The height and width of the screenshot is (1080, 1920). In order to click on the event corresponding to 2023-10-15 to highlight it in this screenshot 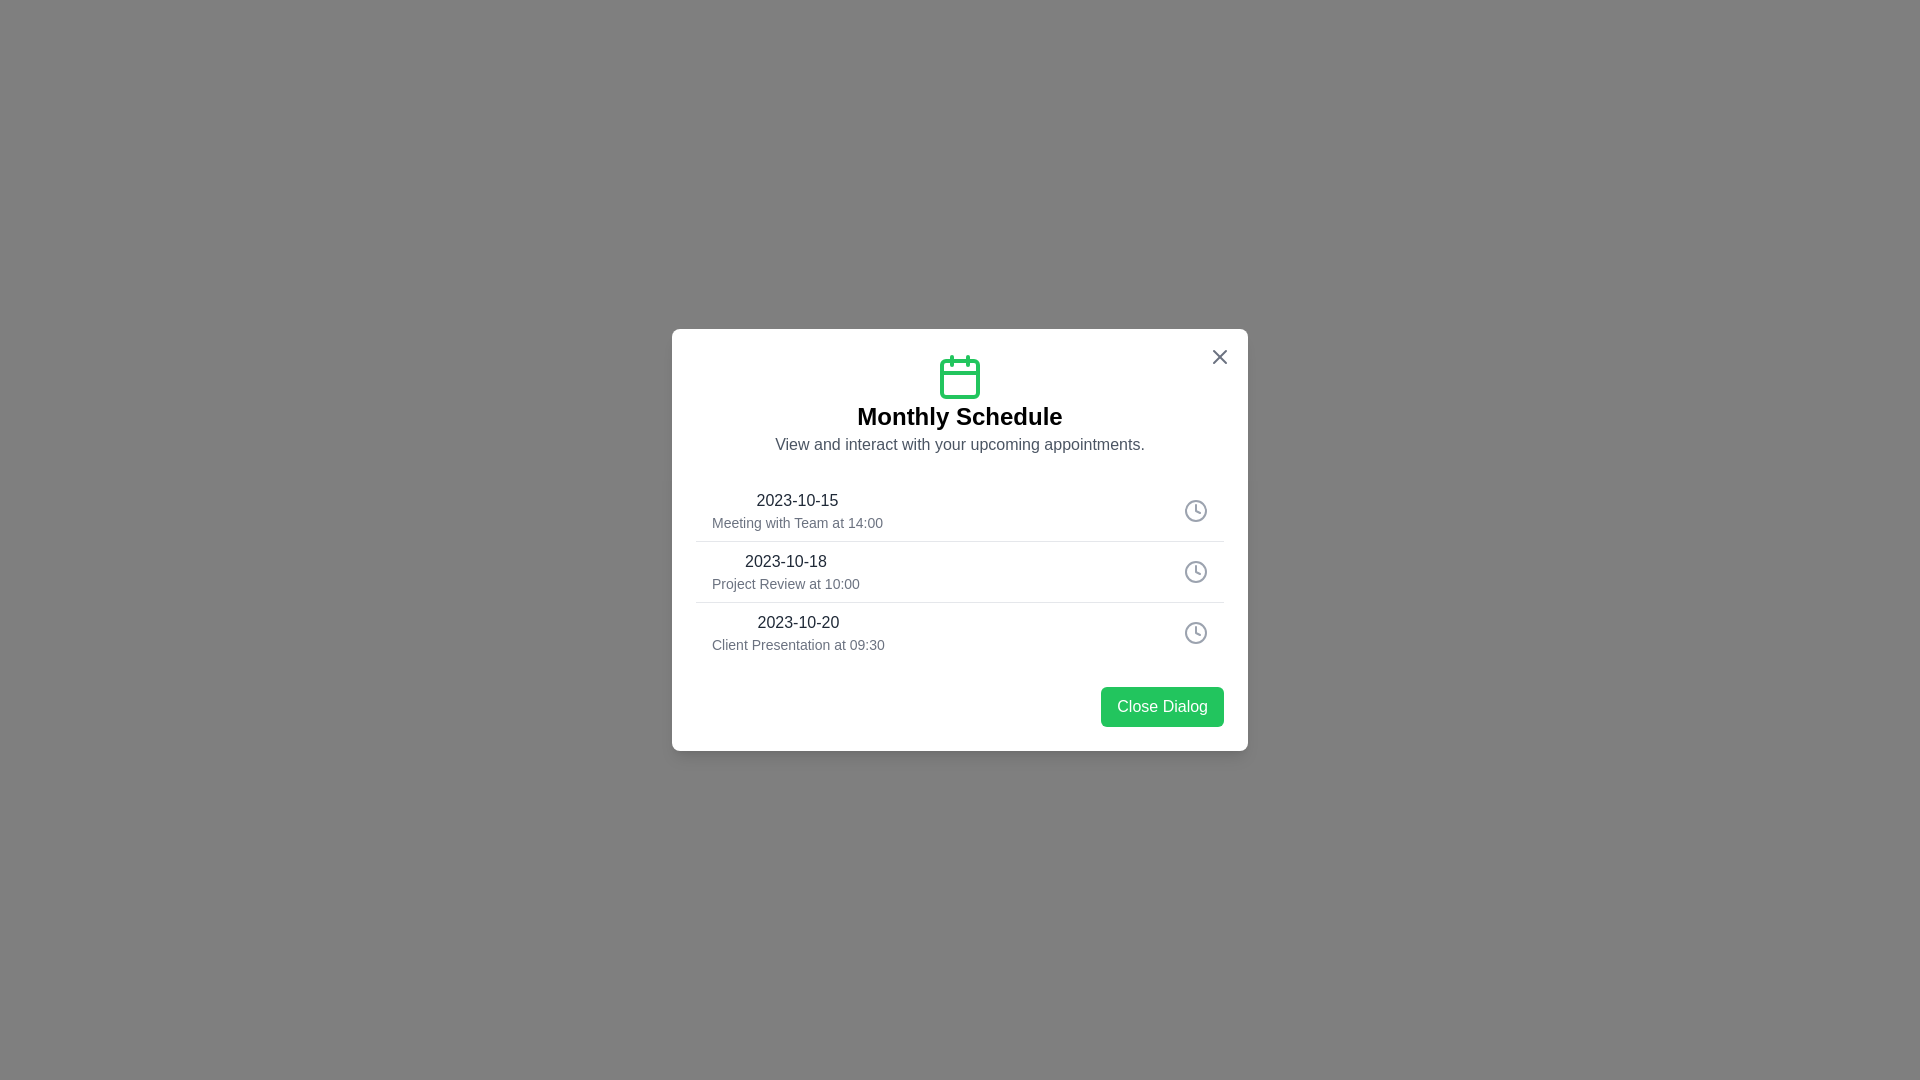, I will do `click(960, 509)`.